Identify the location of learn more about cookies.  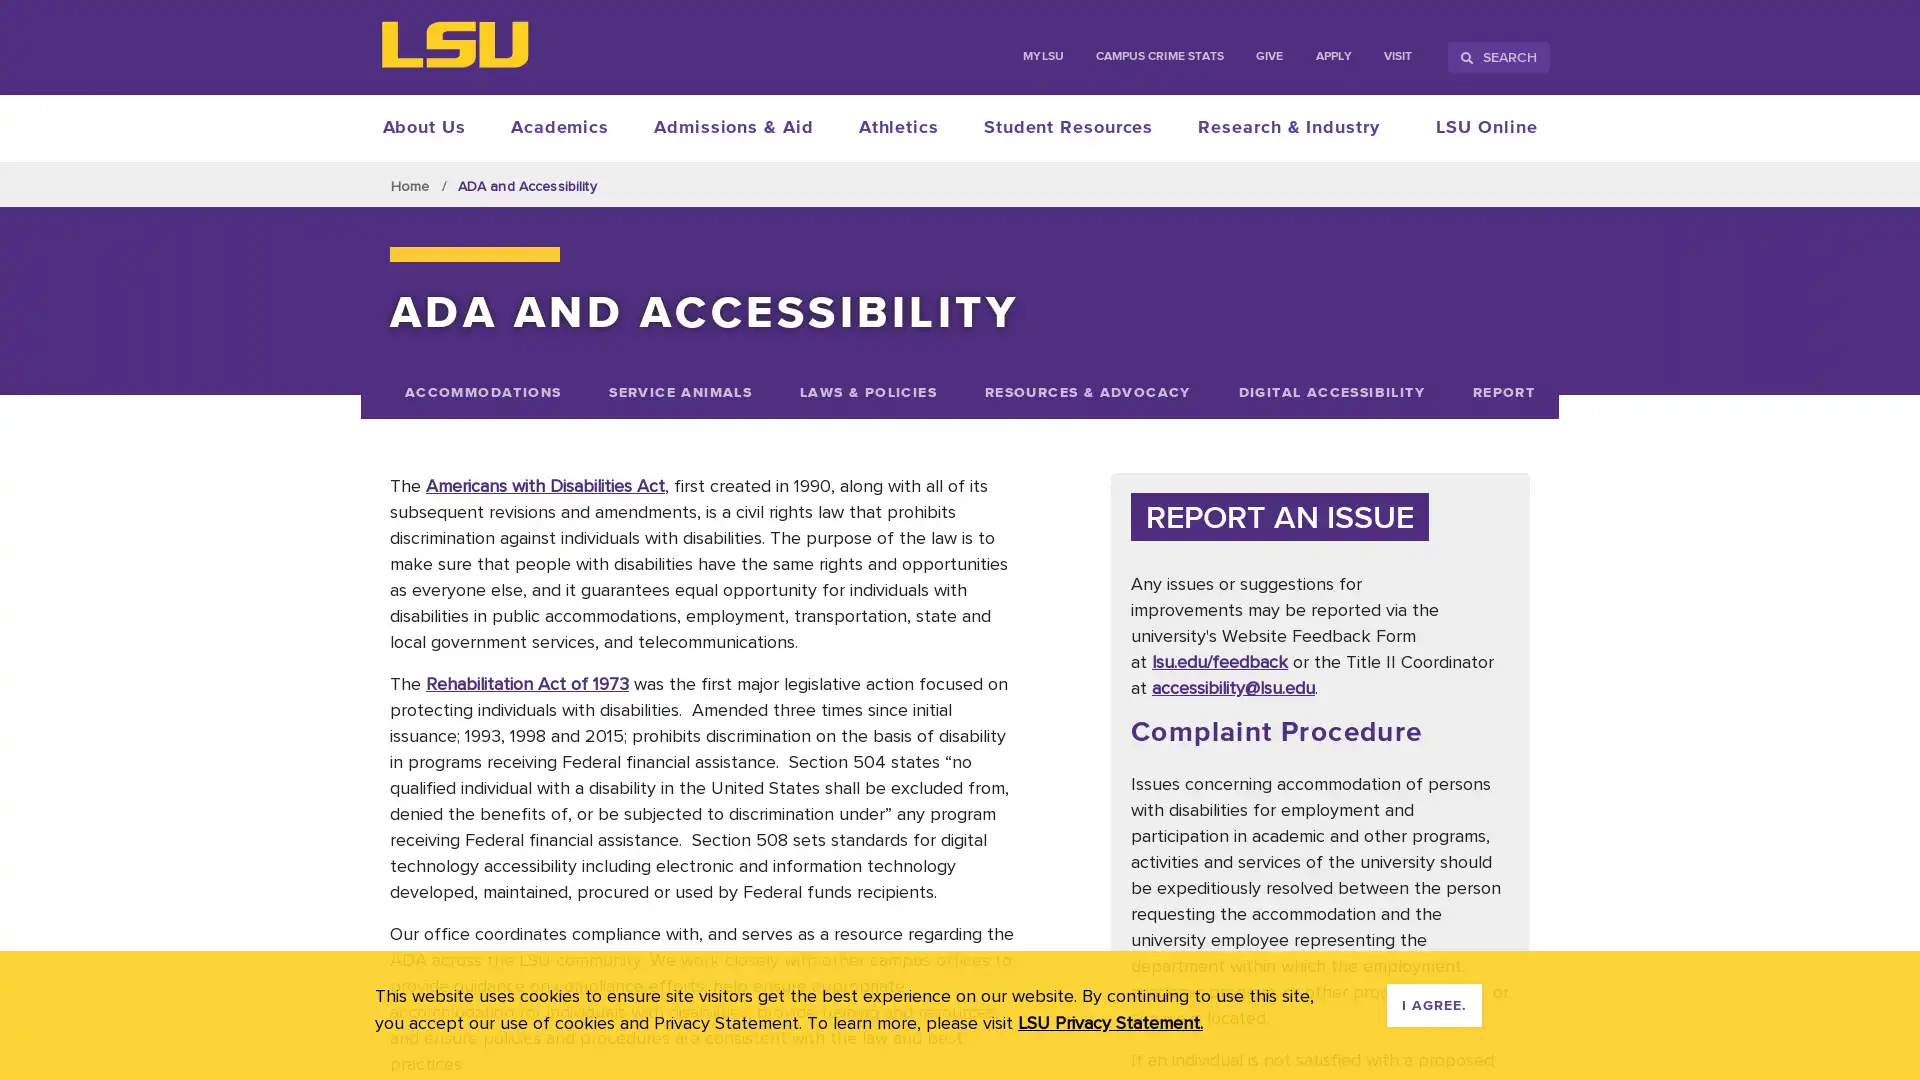
(1109, 1022).